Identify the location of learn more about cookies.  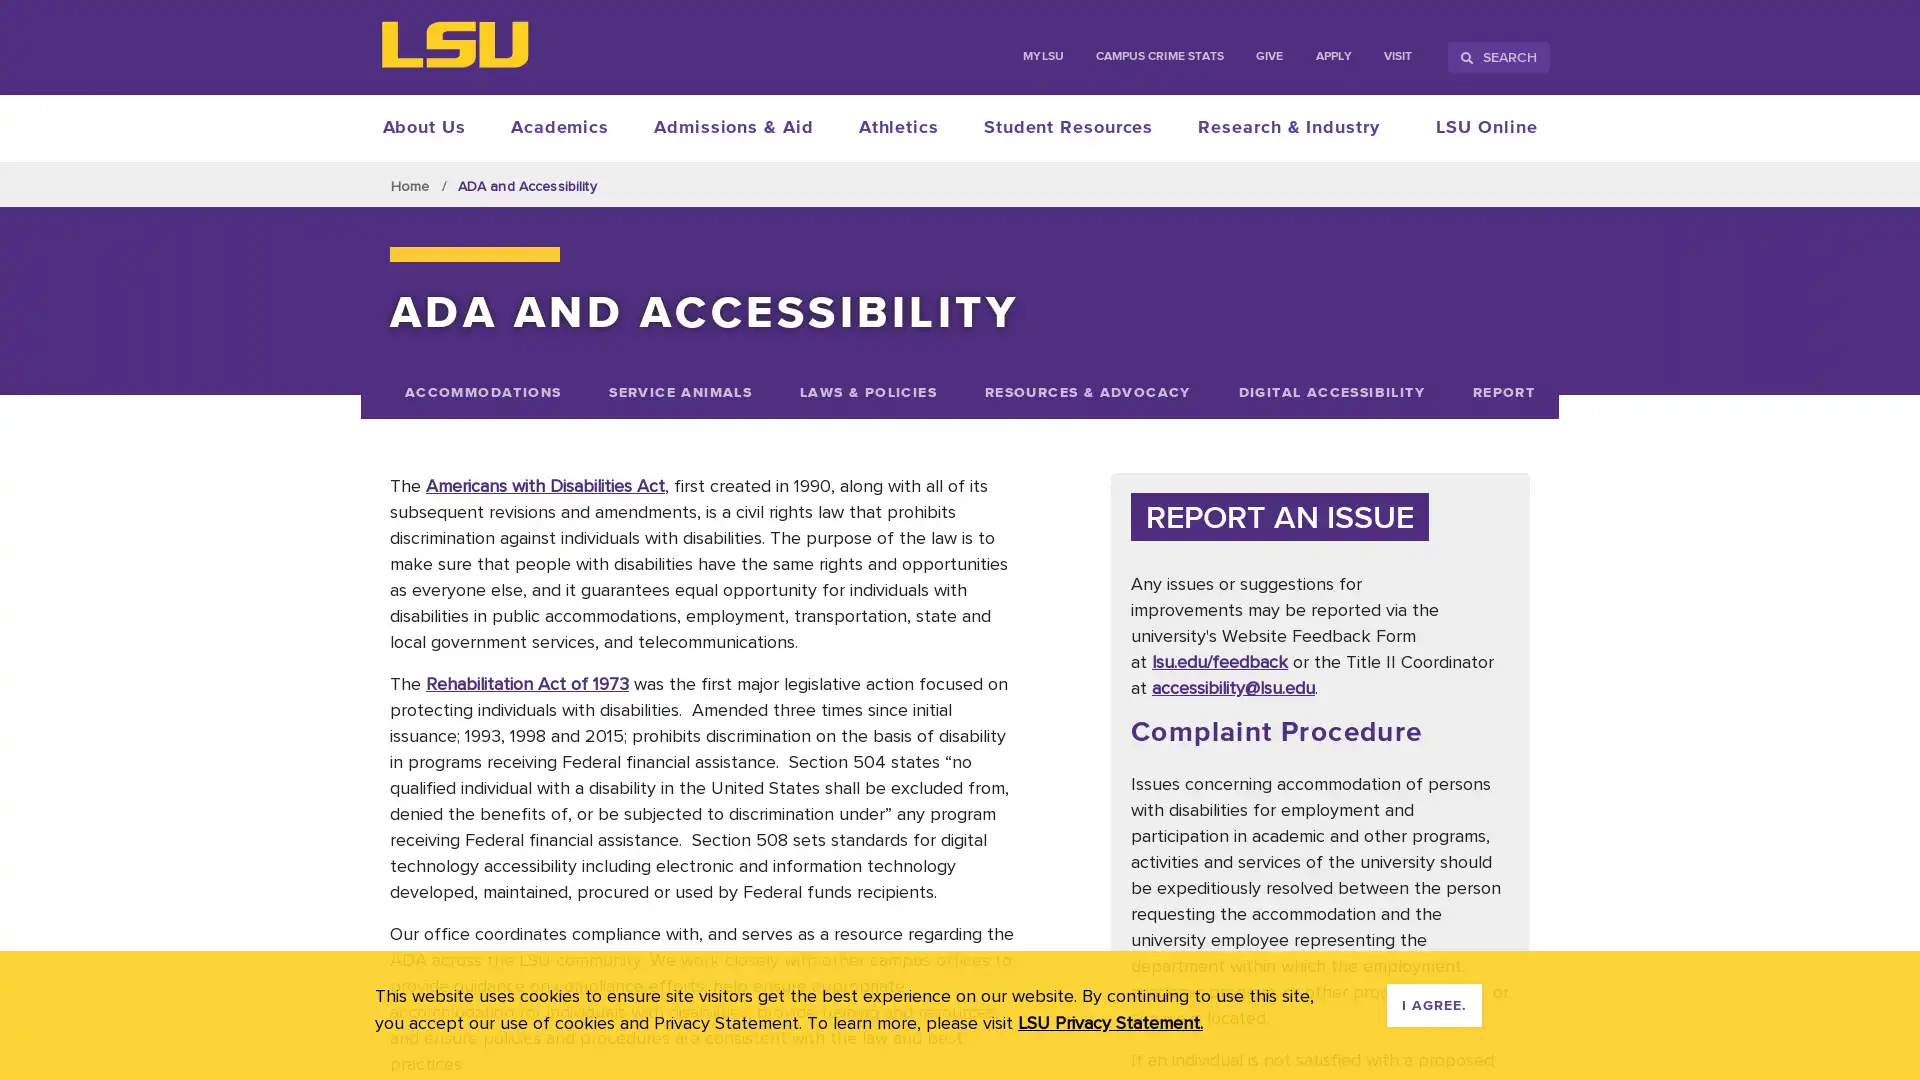
(1109, 1022).